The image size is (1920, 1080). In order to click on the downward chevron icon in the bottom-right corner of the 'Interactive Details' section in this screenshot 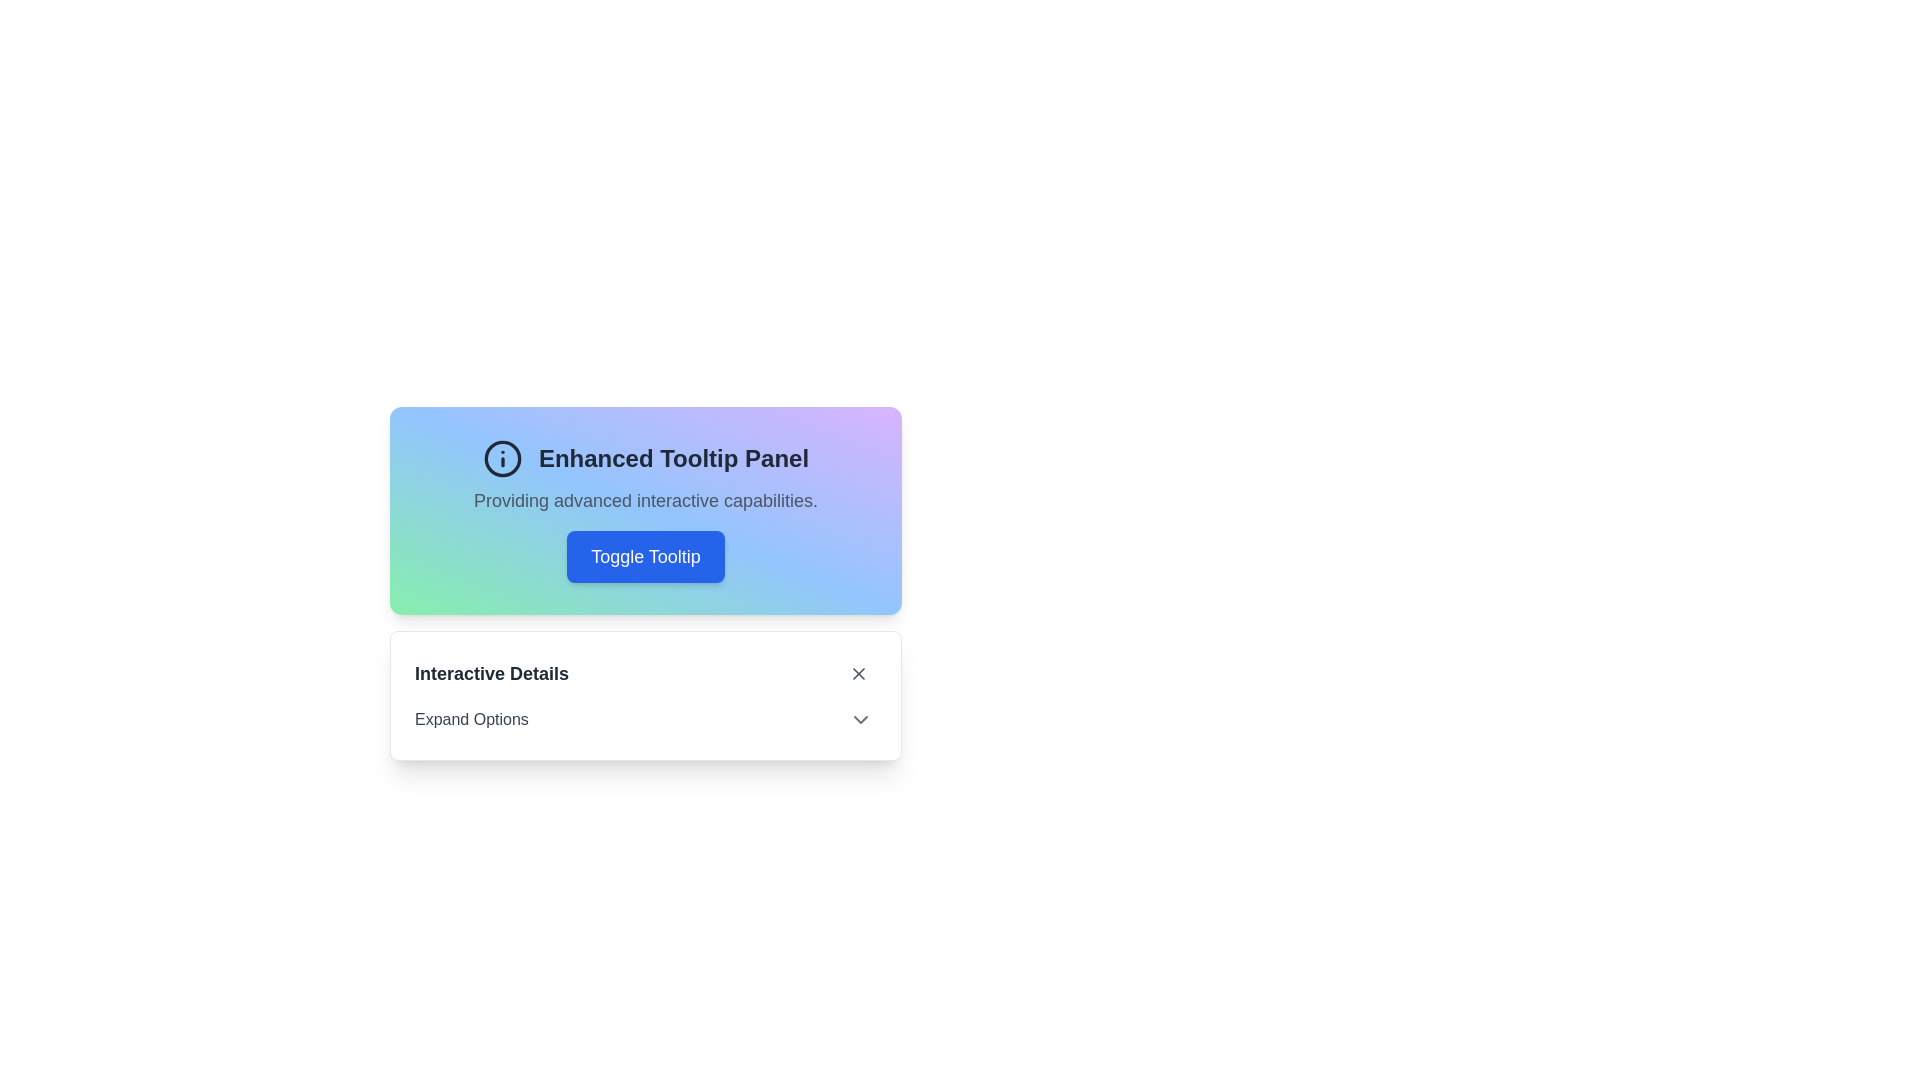, I will do `click(860, 720)`.